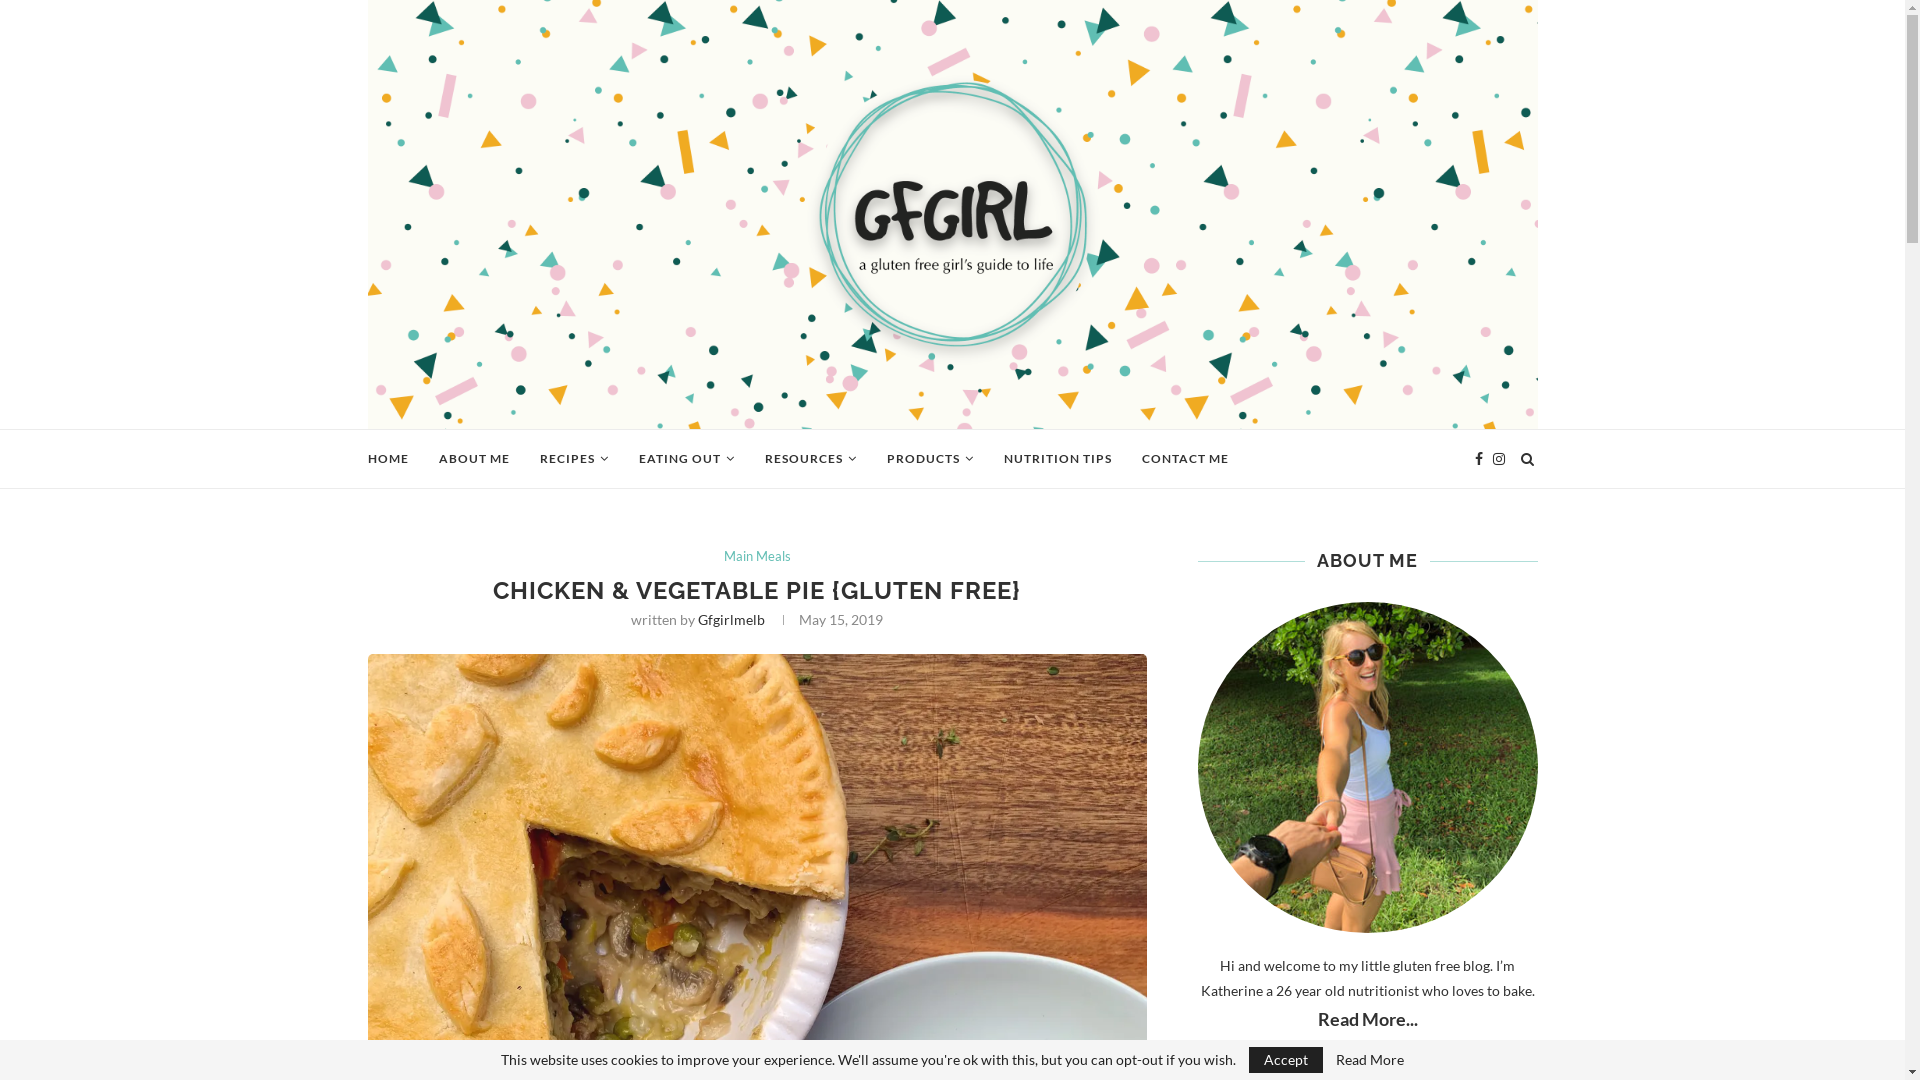  Describe the element at coordinates (1367, 1018) in the screenshot. I see `'Read More...'` at that location.